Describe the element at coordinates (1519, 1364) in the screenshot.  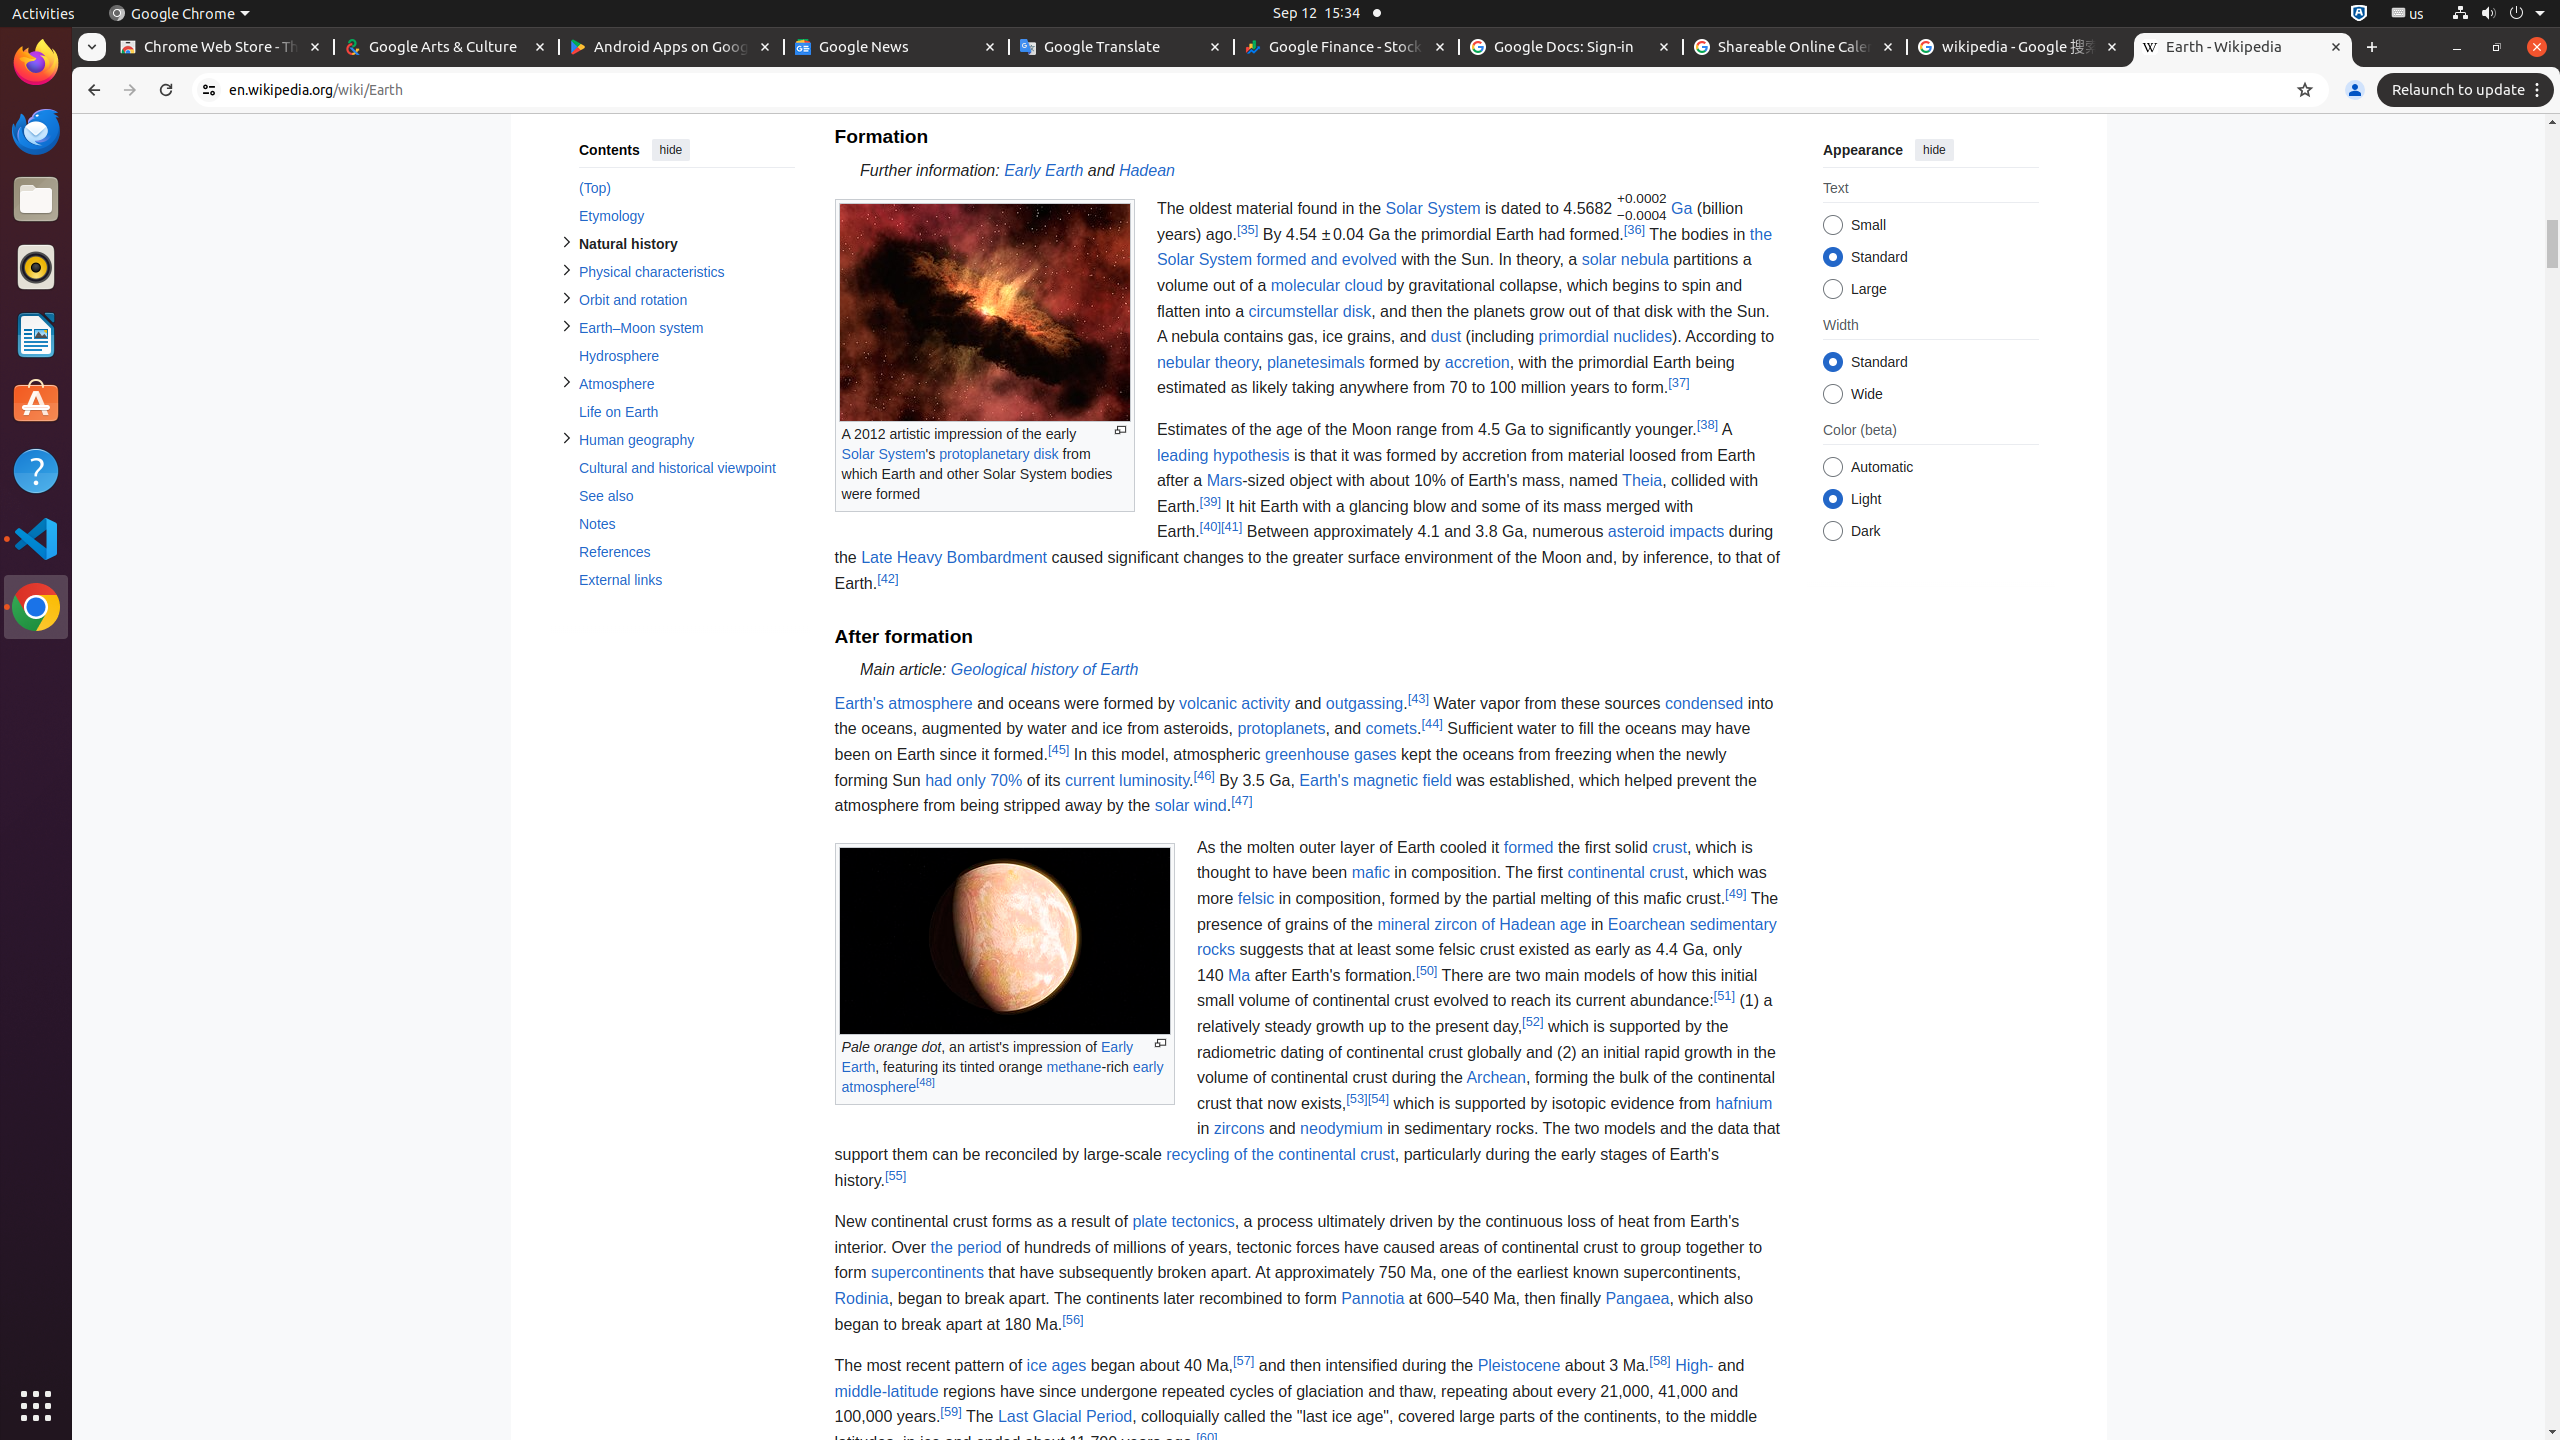
I see `'Pleistocene'` at that location.